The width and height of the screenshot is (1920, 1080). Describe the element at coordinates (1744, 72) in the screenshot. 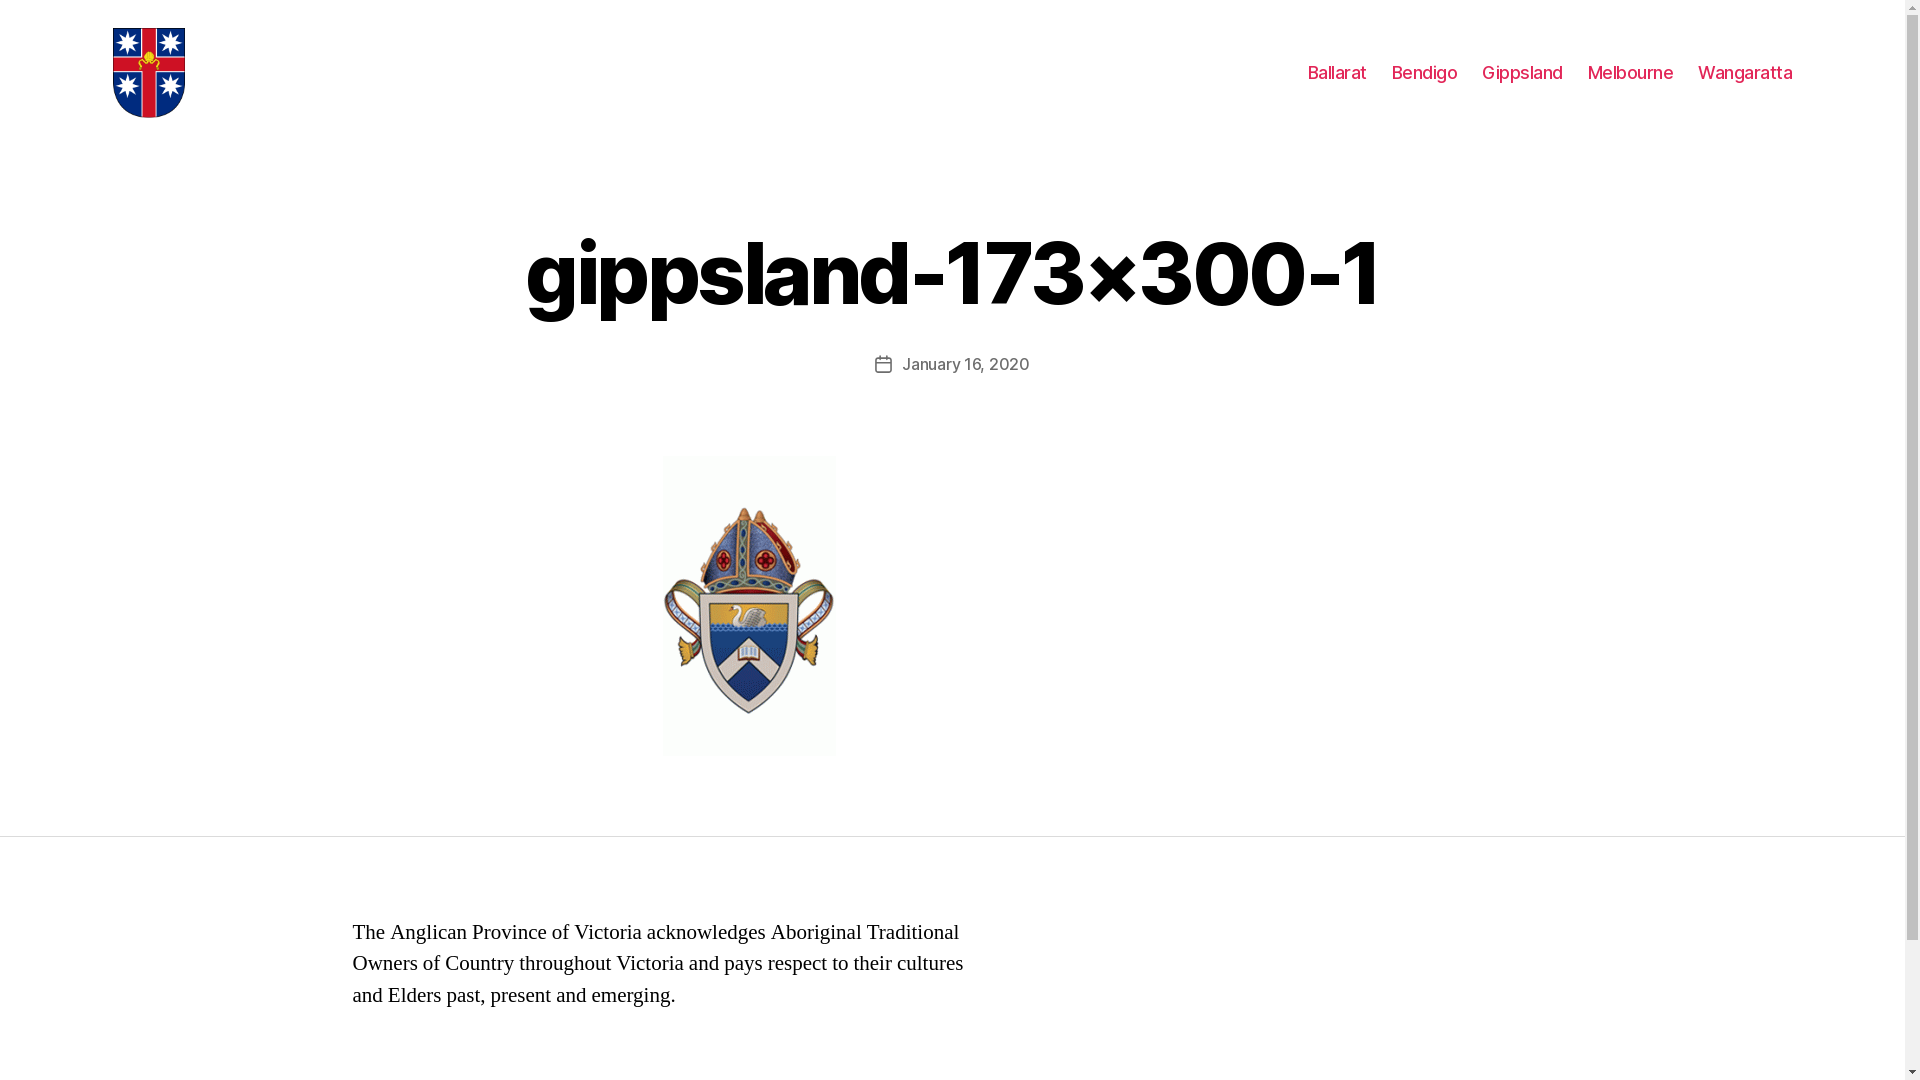

I see `'Wangaratta'` at that location.